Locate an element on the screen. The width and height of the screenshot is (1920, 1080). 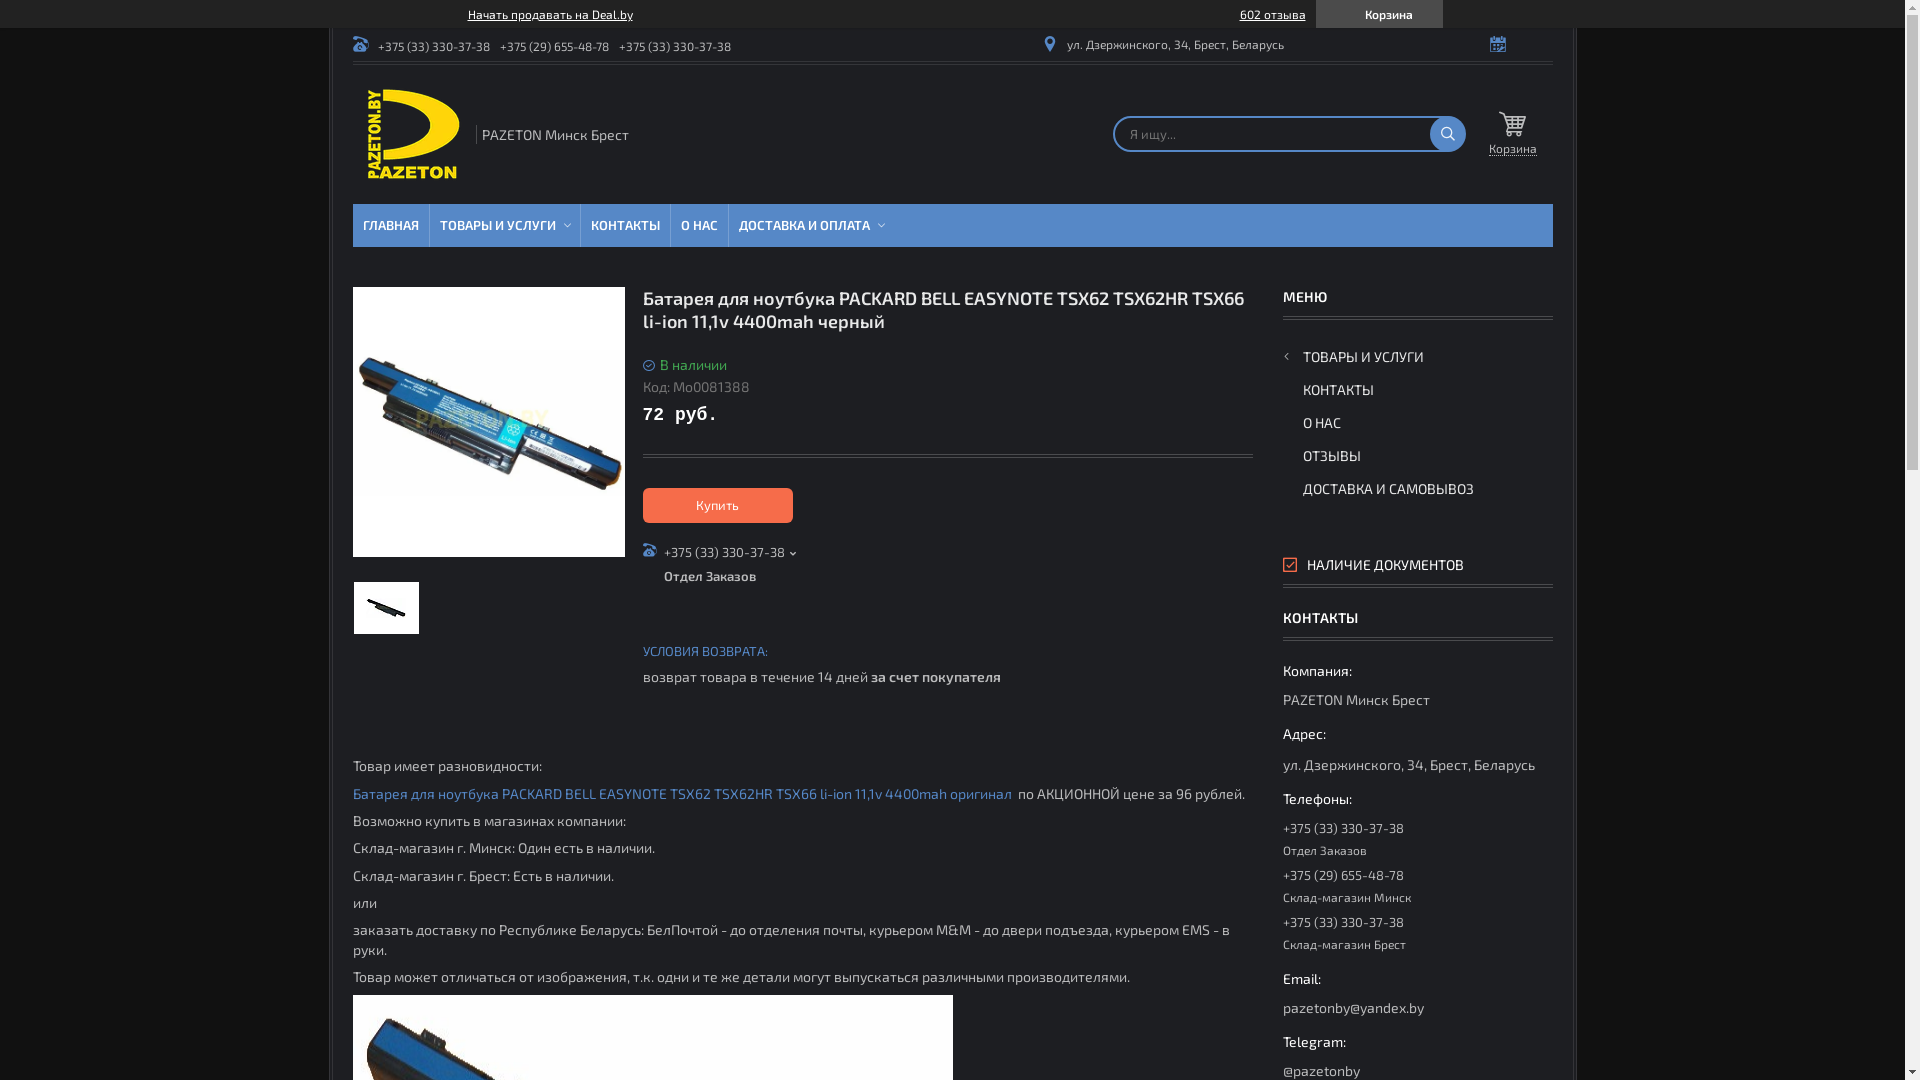
'pazetonby@yandex.by' is located at coordinates (1415, 992).